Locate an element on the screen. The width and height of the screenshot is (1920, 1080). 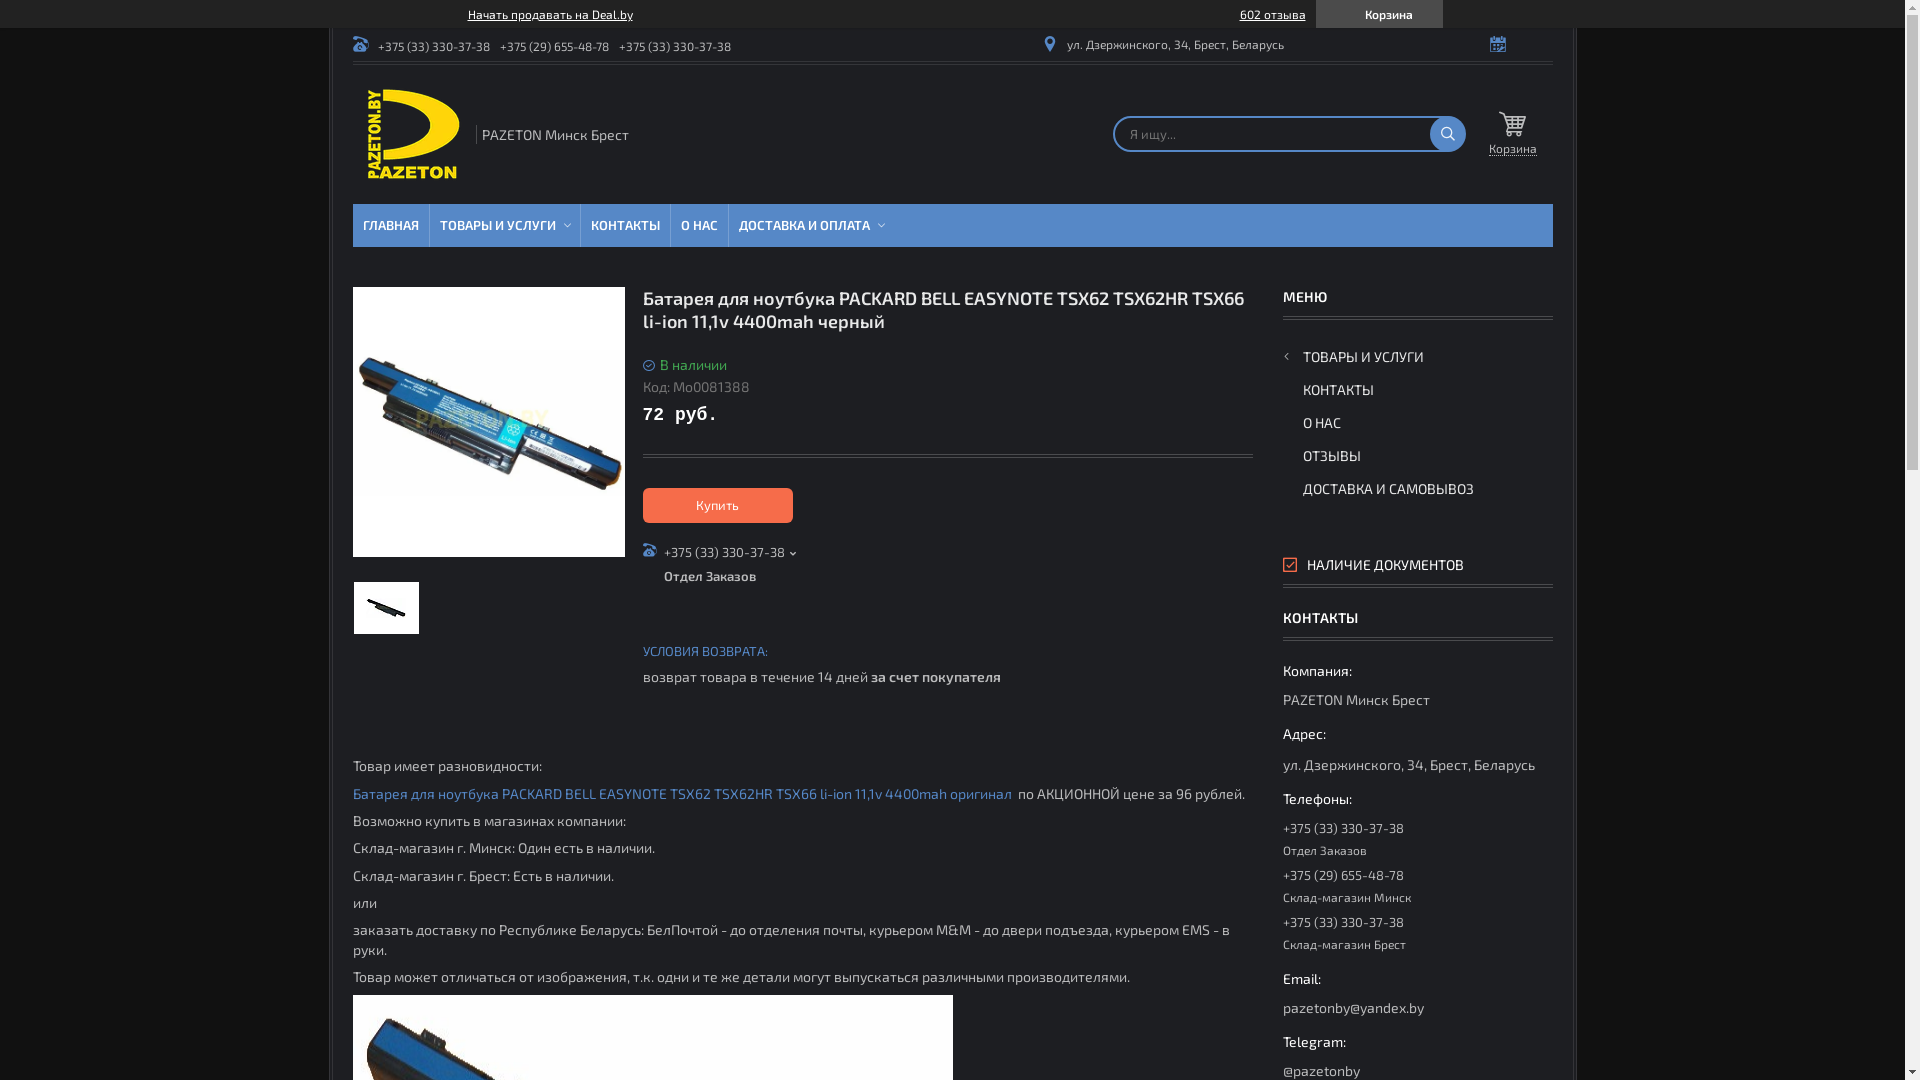
'pazetonby@yandex.by' is located at coordinates (1415, 992).